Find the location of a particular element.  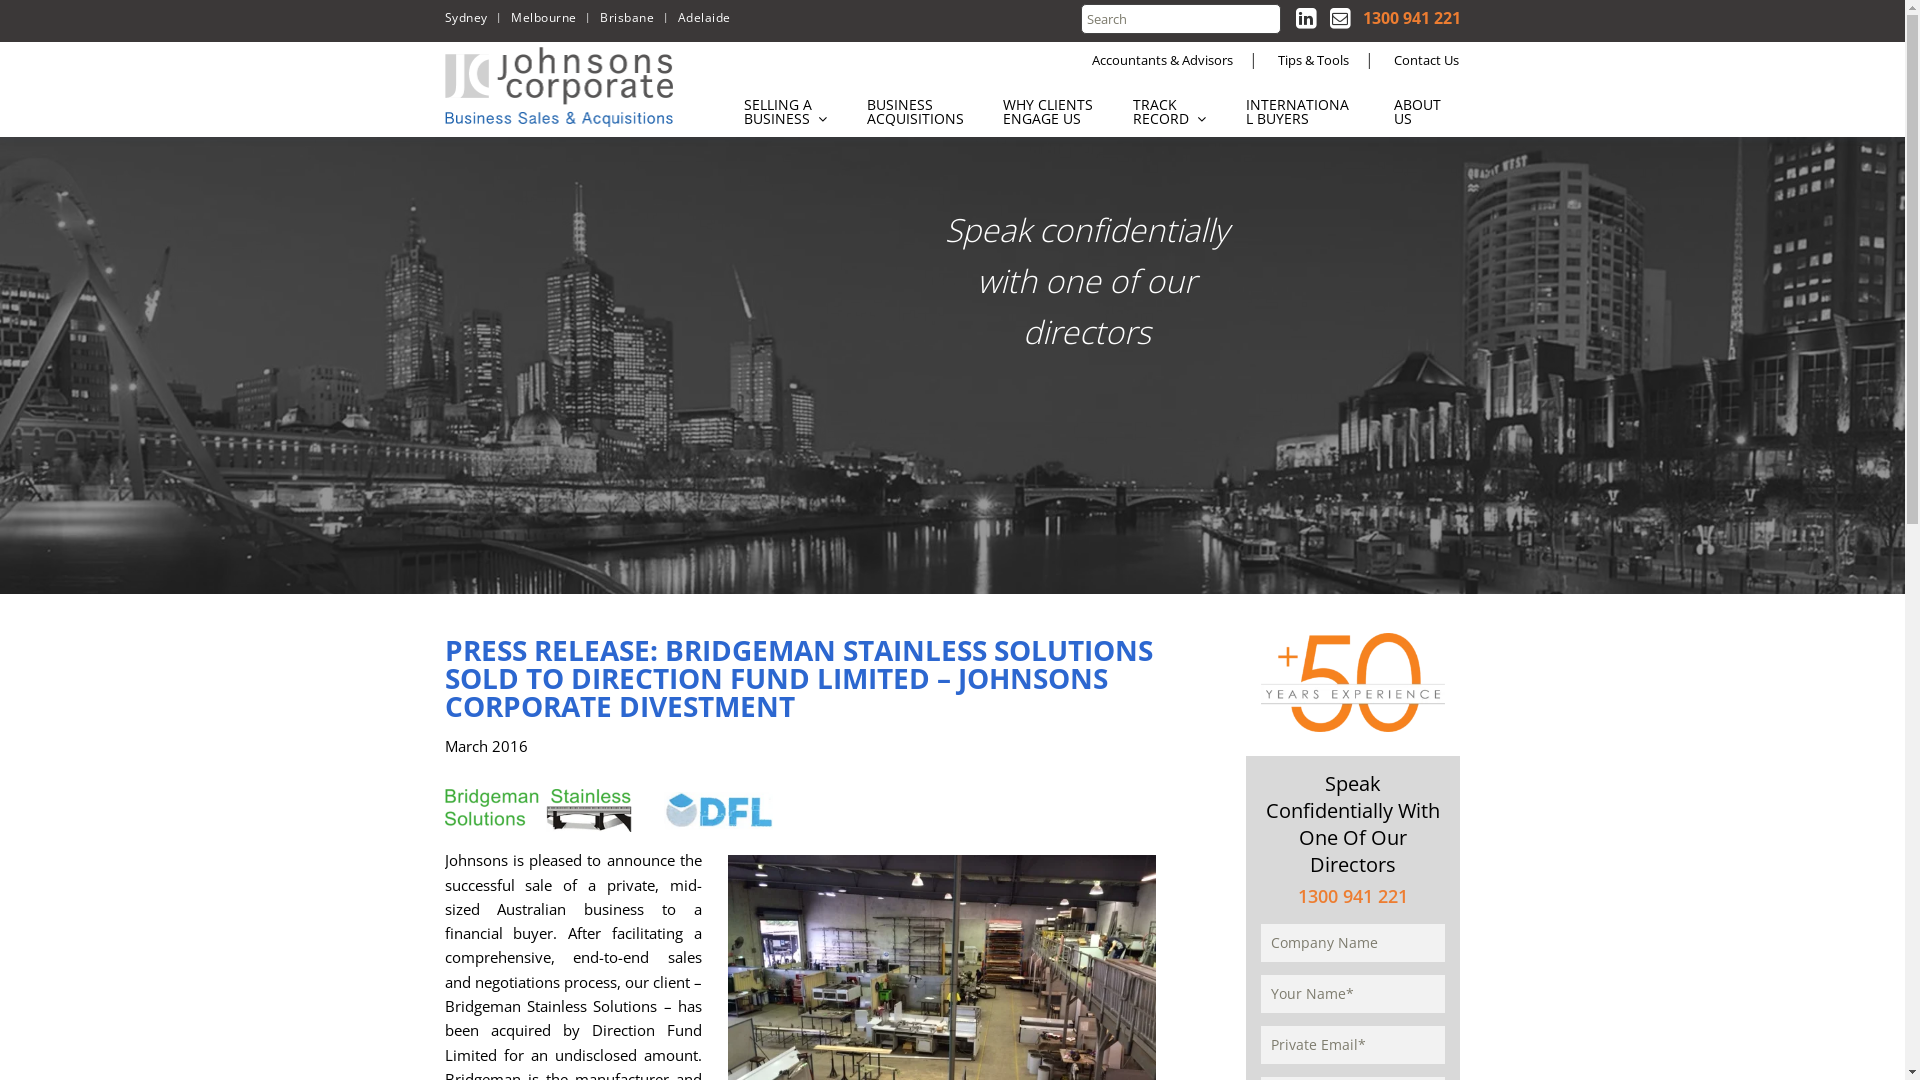

'Contact Us' is located at coordinates (1425, 59).